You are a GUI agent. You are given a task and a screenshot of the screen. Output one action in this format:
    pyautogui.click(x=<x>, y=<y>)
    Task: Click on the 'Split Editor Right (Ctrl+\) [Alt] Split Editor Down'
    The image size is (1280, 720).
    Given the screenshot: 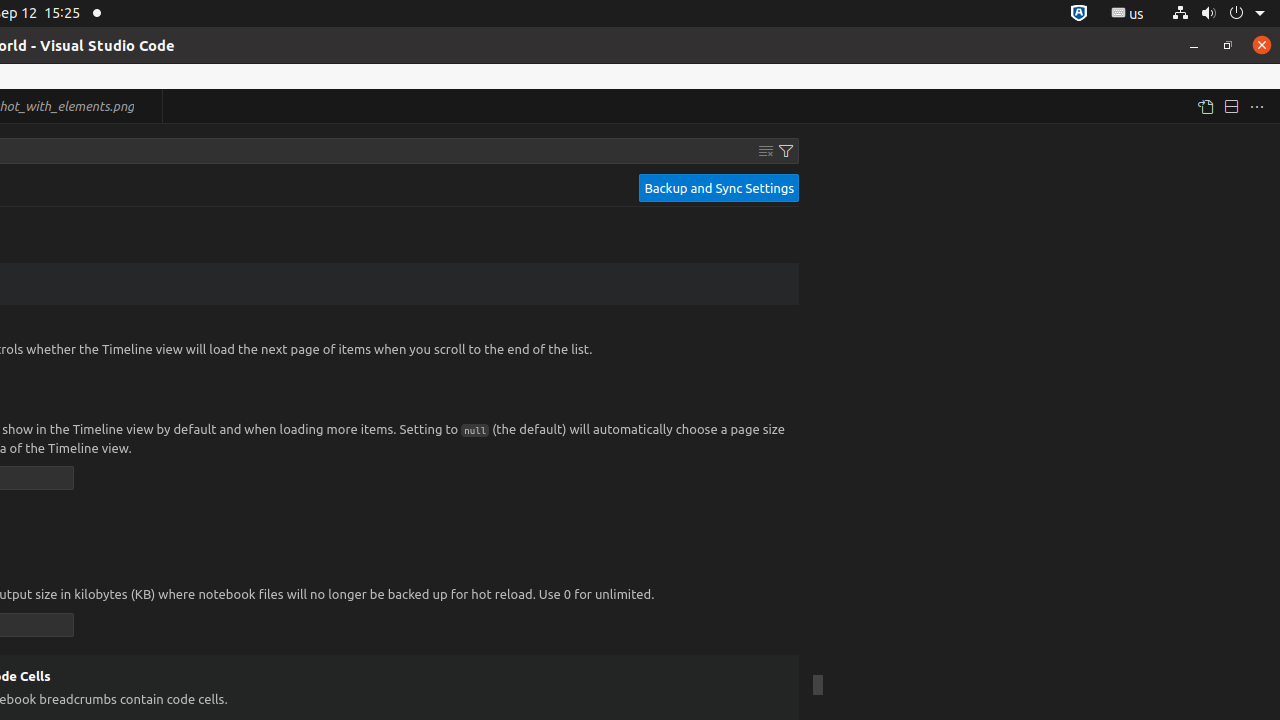 What is the action you would take?
    pyautogui.click(x=1229, y=106)
    